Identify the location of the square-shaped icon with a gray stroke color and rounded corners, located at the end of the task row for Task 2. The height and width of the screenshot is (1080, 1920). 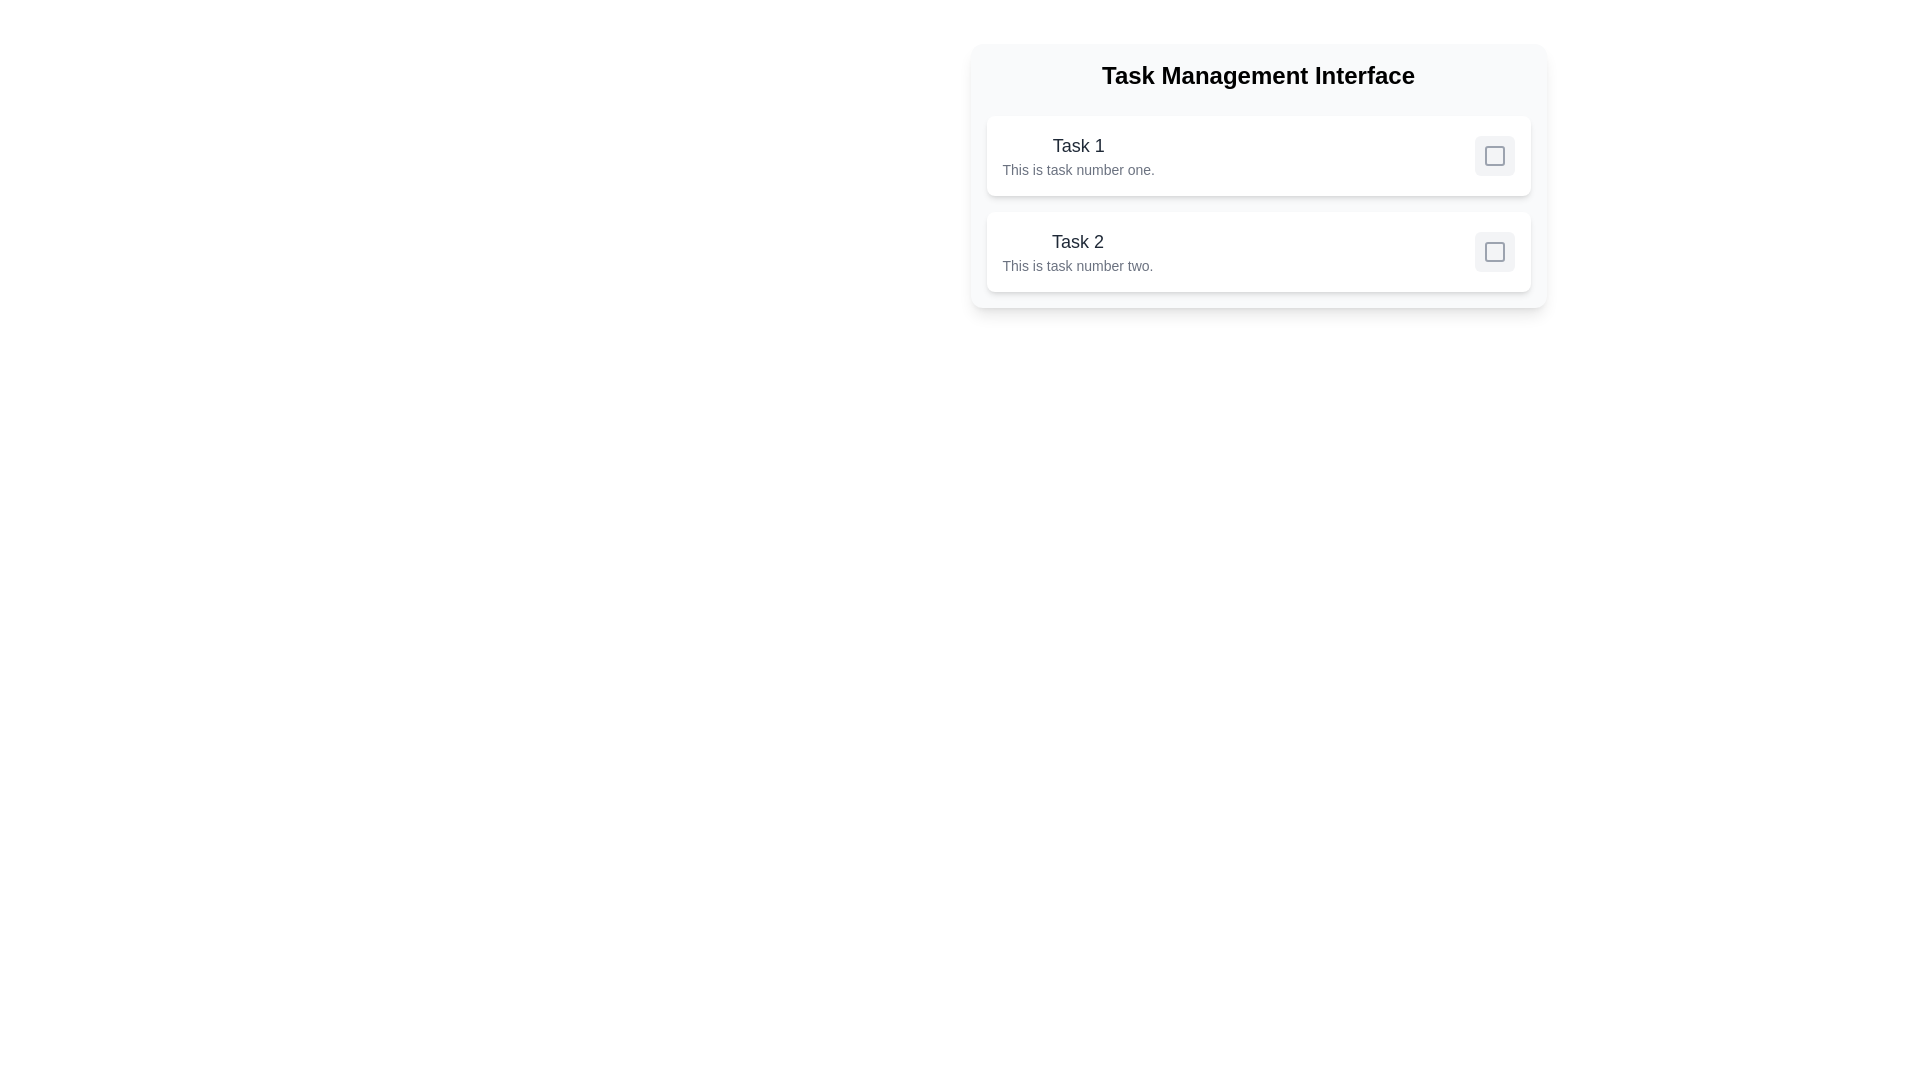
(1494, 250).